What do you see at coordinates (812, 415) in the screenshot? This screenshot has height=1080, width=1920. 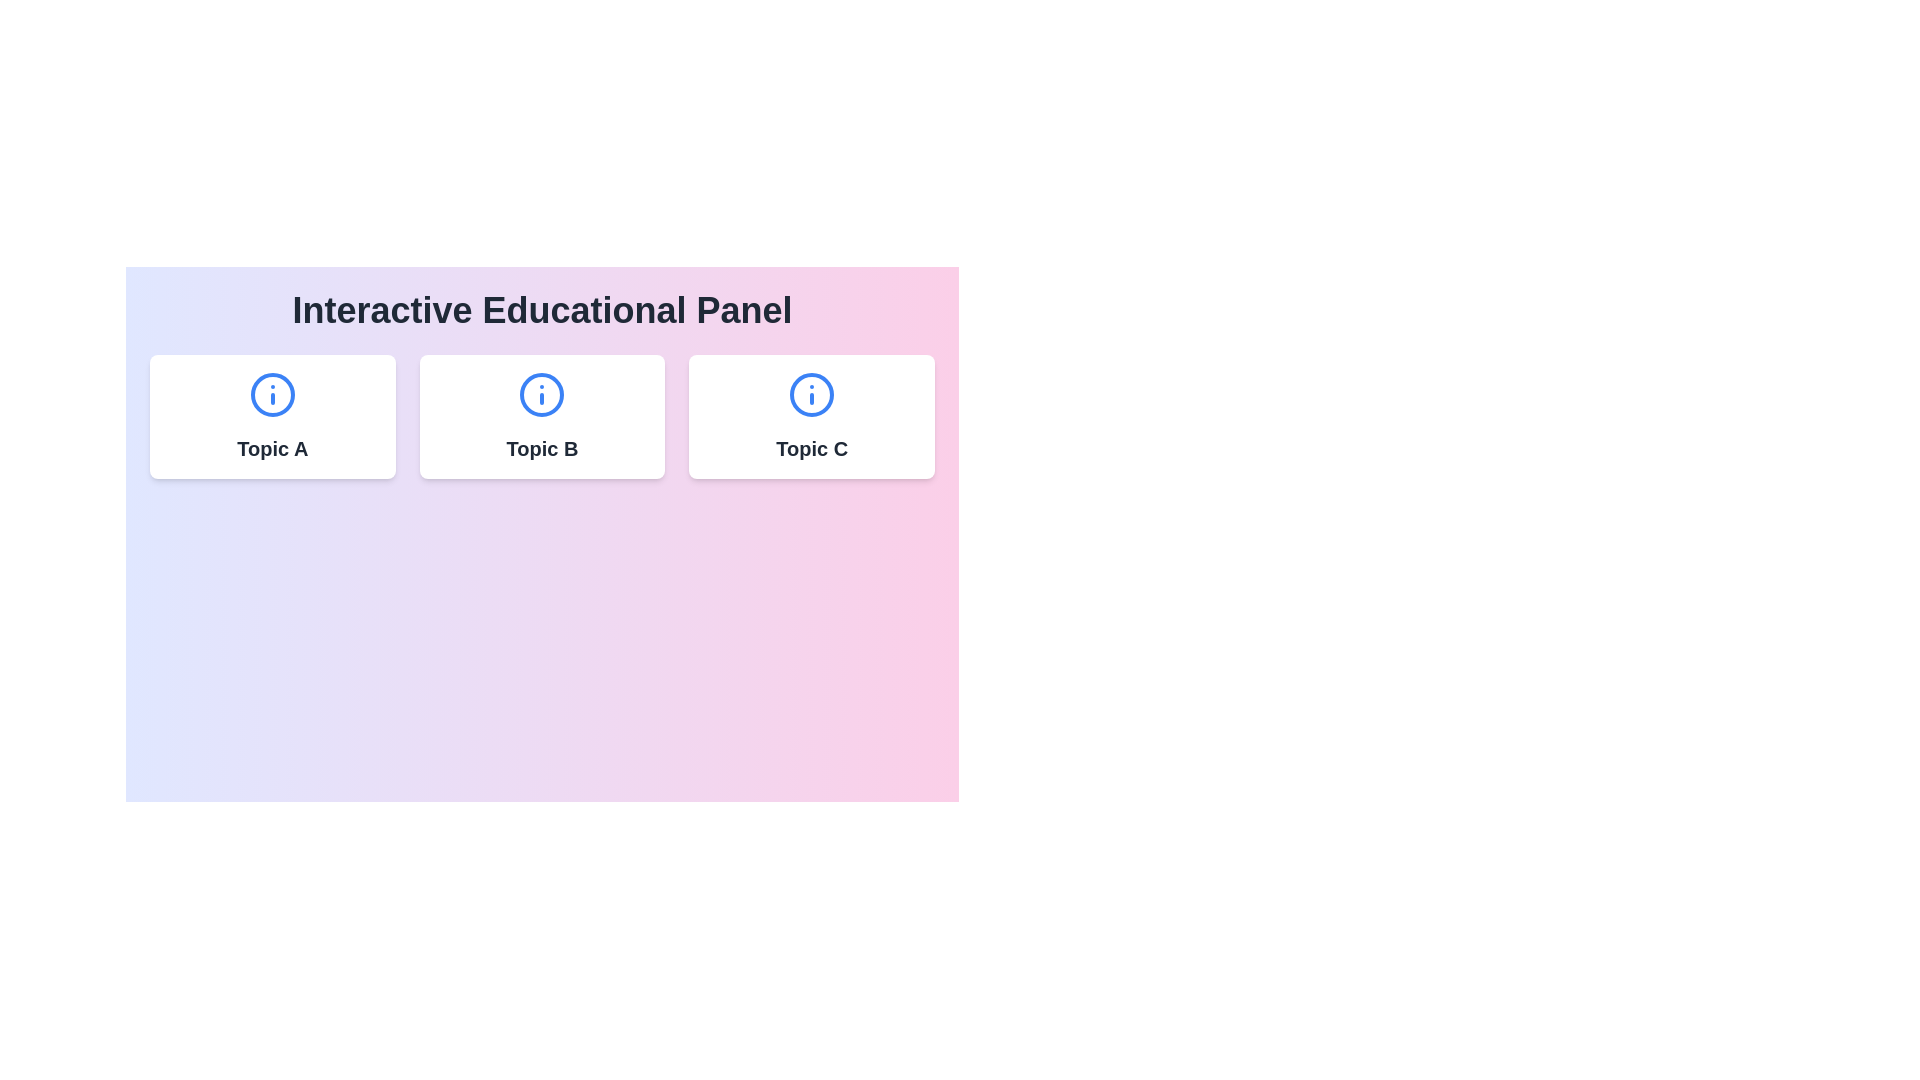 I see `the white card with a centered blue information icon and the text 'Topic C', which is the farthest right in a row of three horizontally aligned cards` at bounding box center [812, 415].